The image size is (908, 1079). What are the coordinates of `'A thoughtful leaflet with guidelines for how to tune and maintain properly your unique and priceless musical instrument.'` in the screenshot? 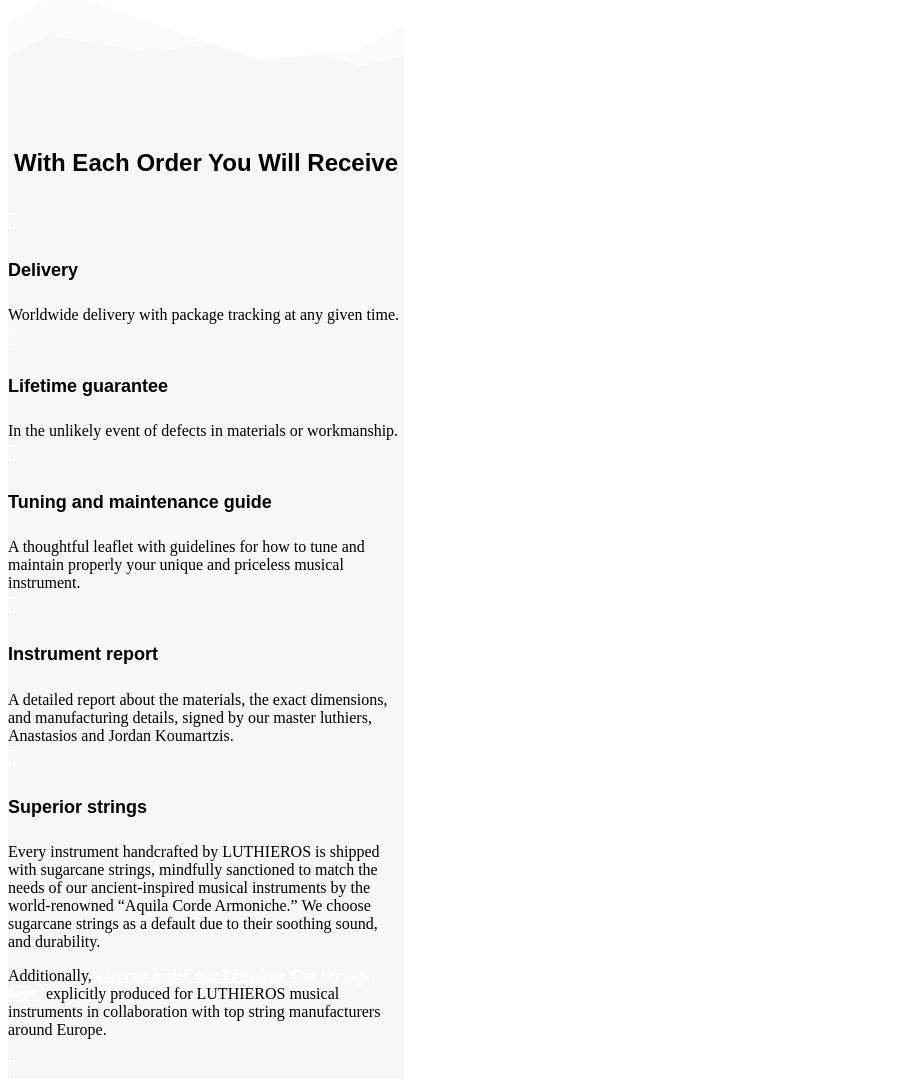 It's located at (184, 563).